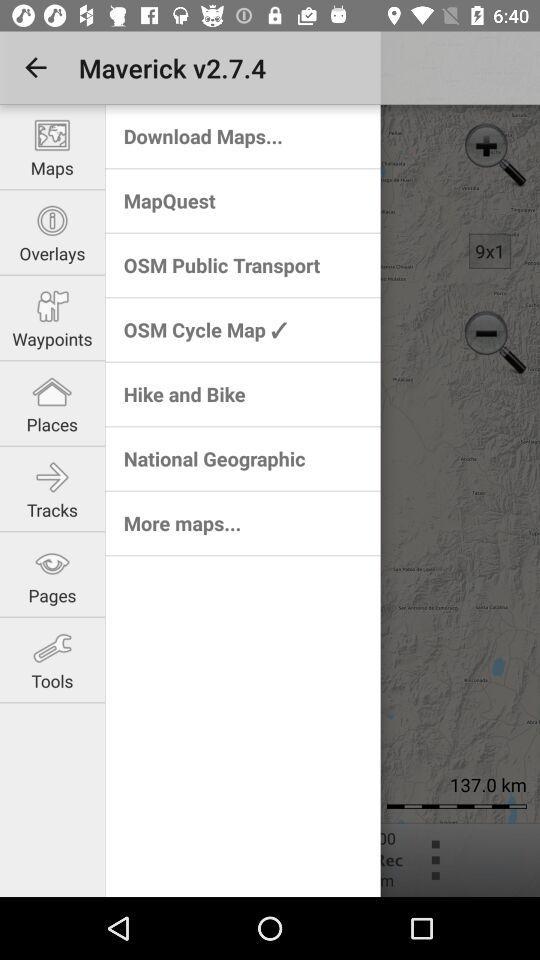  Describe the element at coordinates (46, 500) in the screenshot. I see `the arrow_forward icon` at that location.